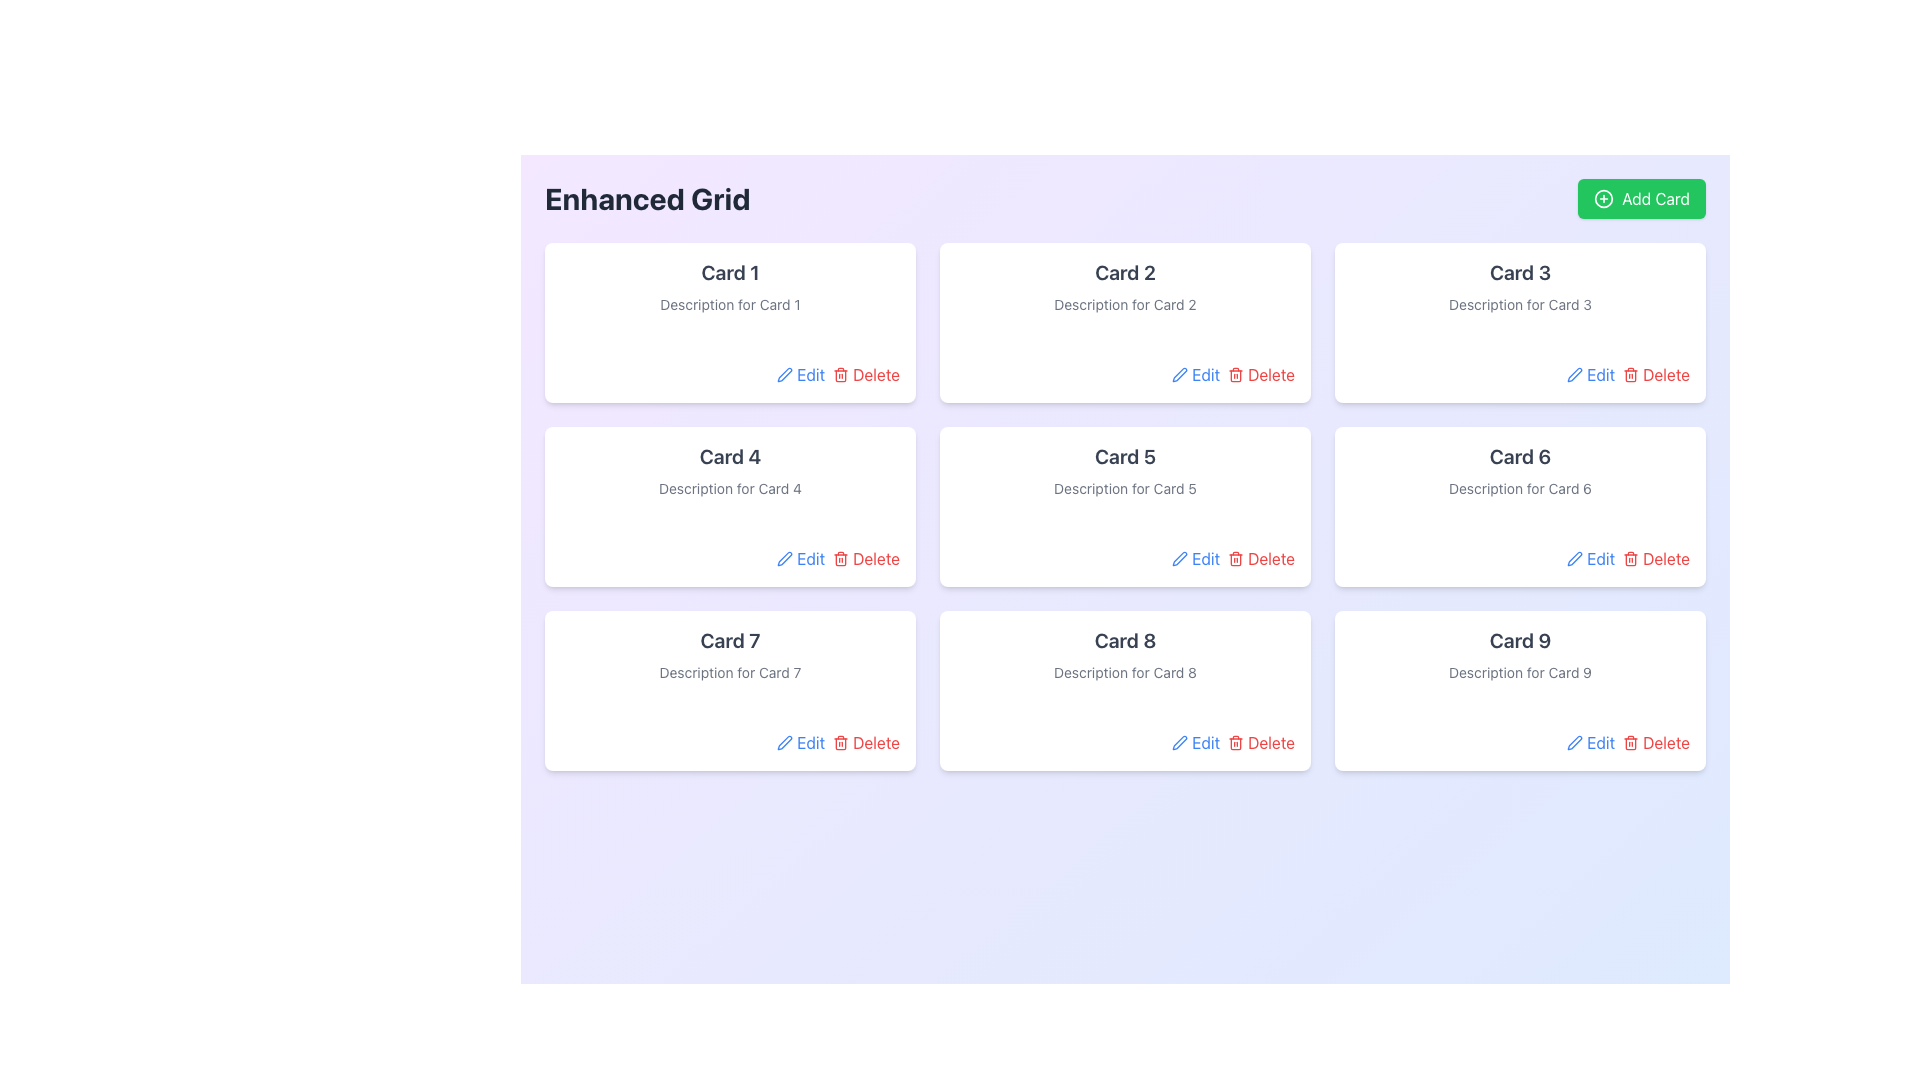 This screenshot has height=1080, width=1920. I want to click on and drop 'Card 9' from the bottom right corner of the grid layout, so click(1520, 689).